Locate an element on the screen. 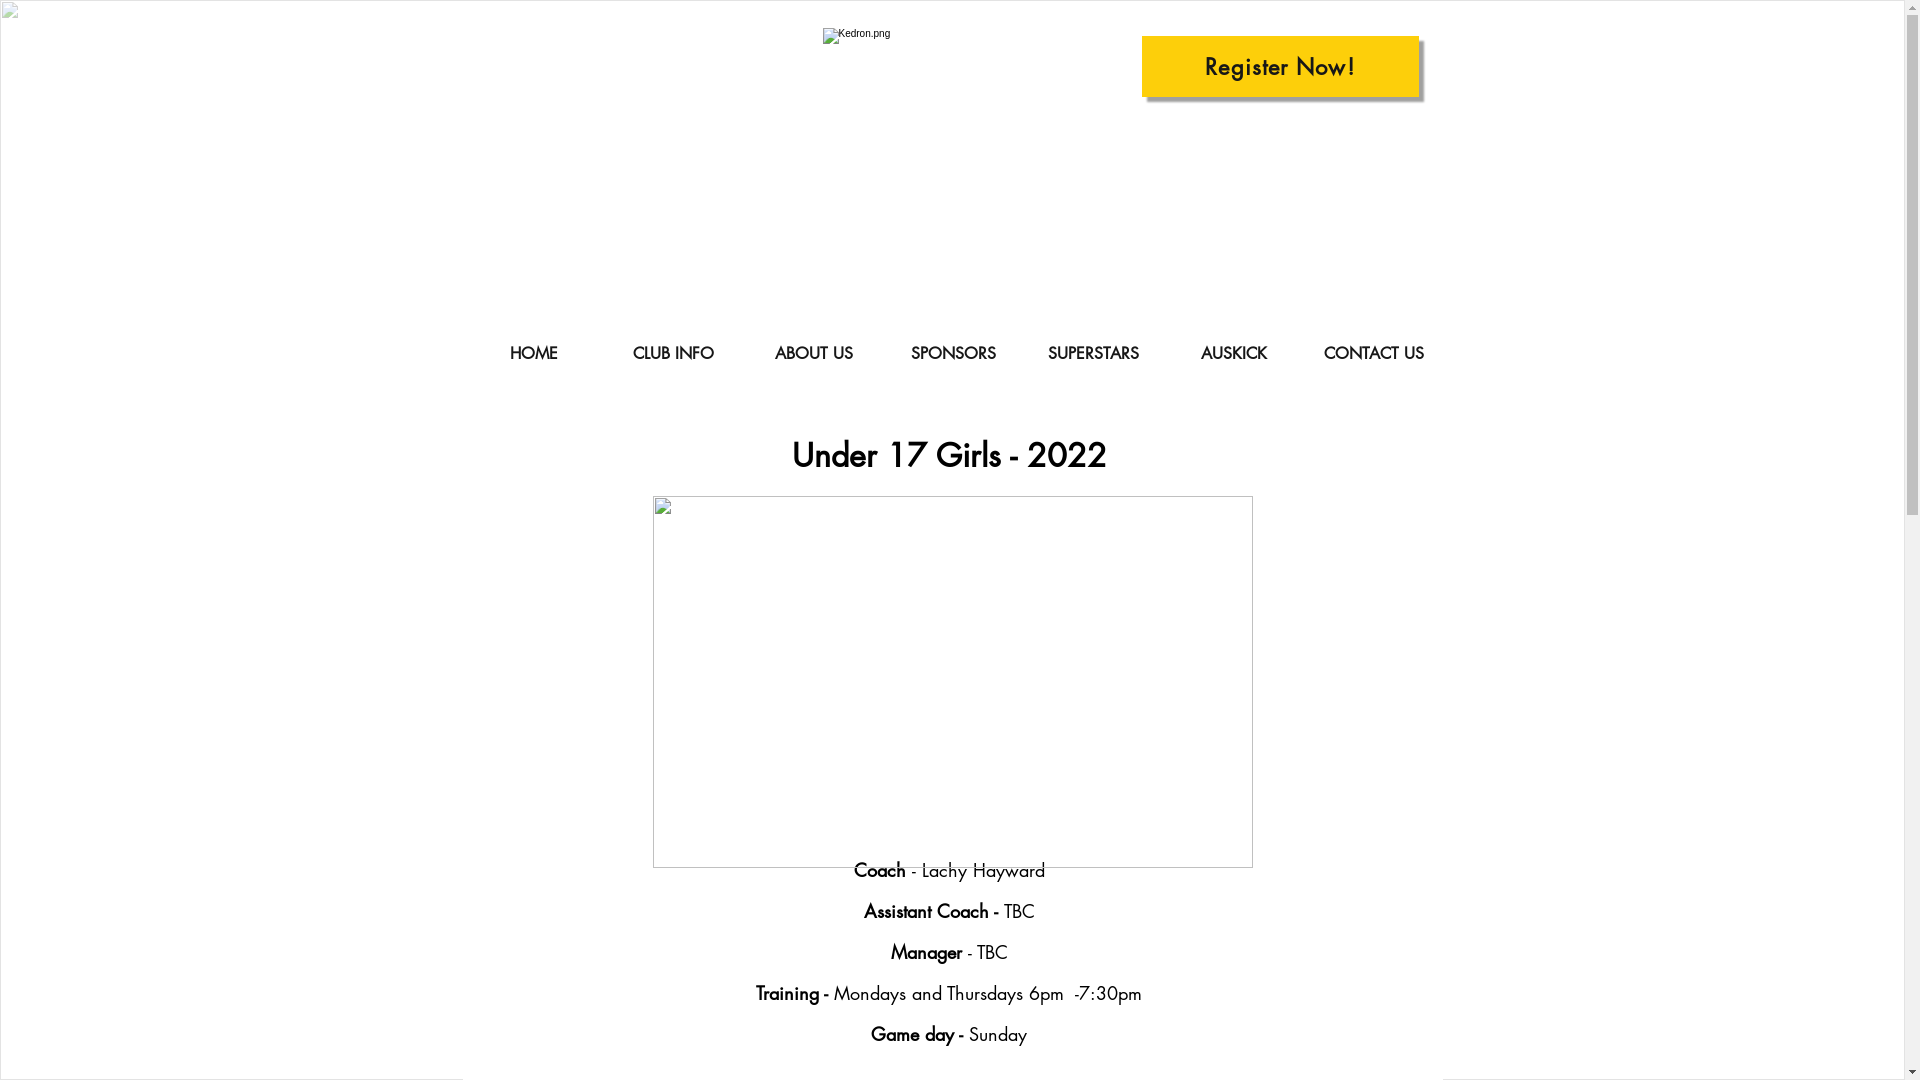 The height and width of the screenshot is (1080, 1920). 'SPONSORS' is located at coordinates (953, 353).